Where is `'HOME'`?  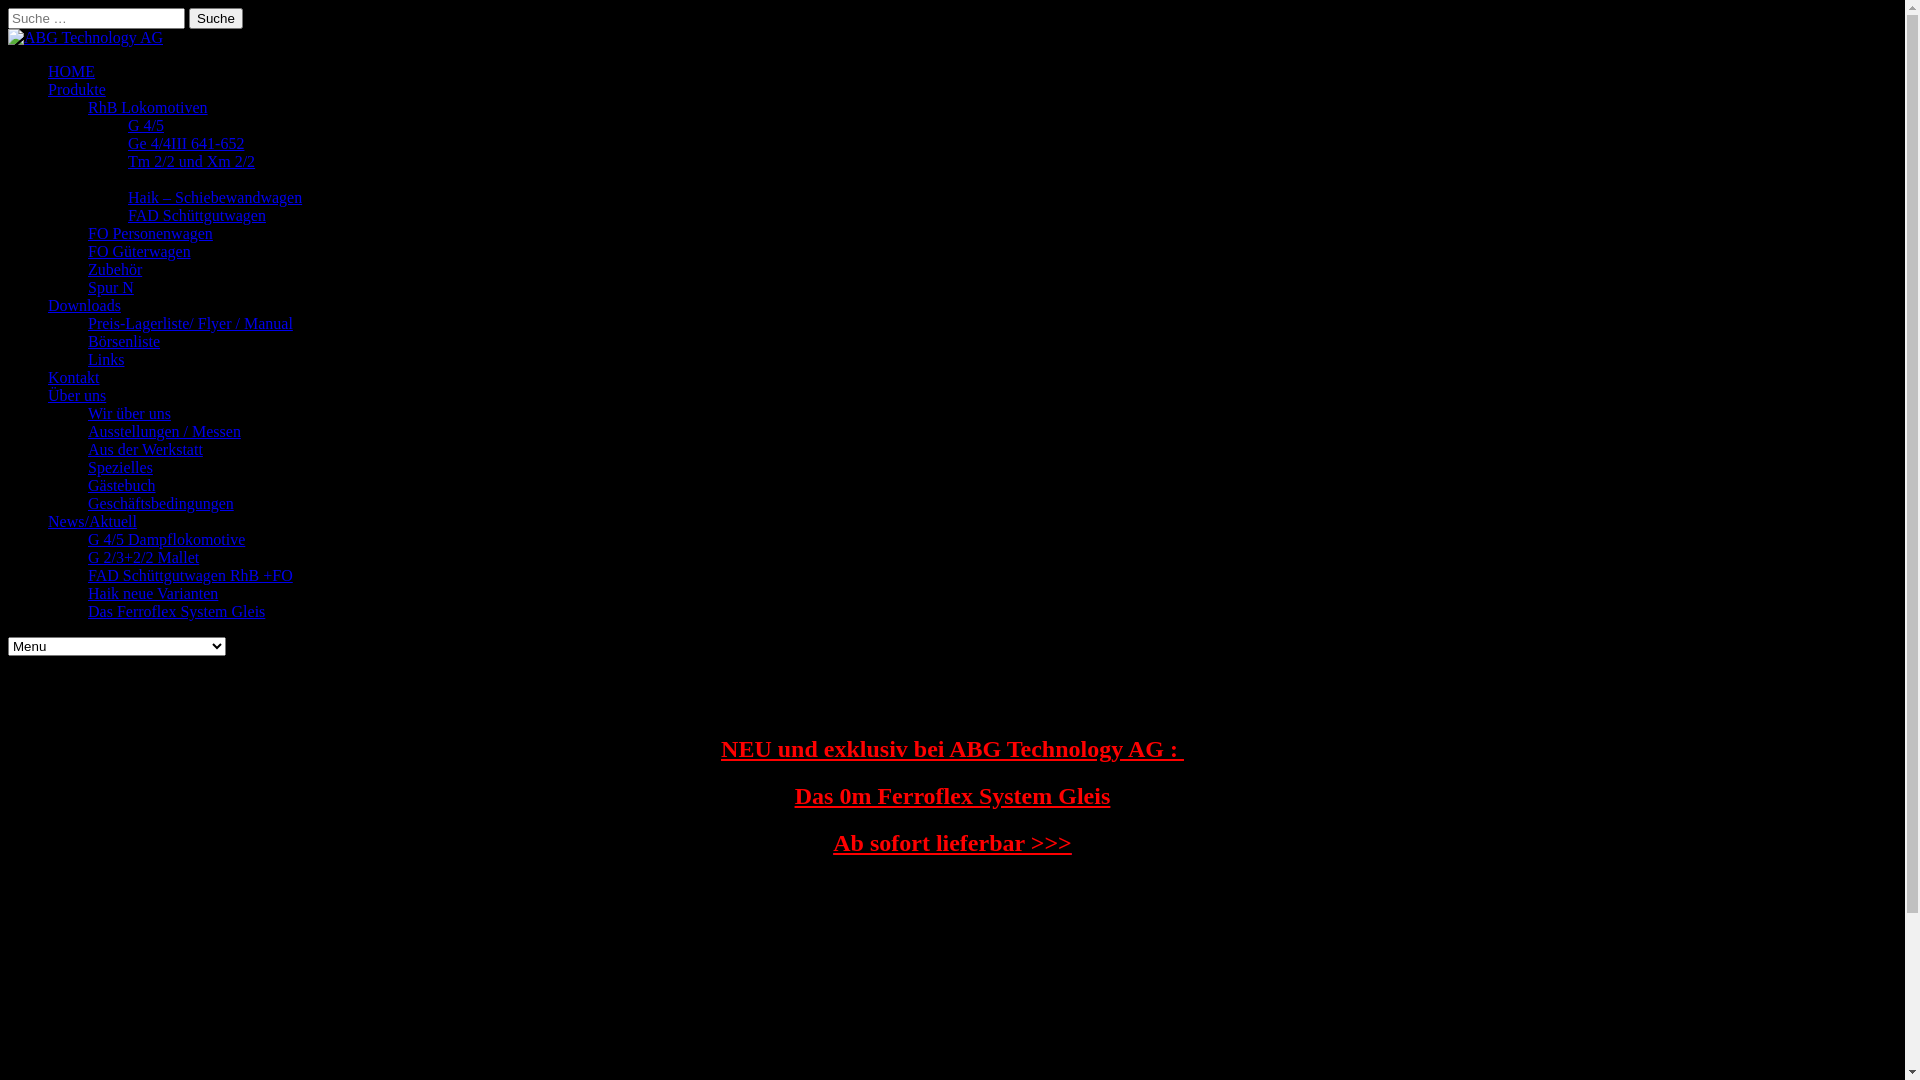
'HOME' is located at coordinates (71, 70).